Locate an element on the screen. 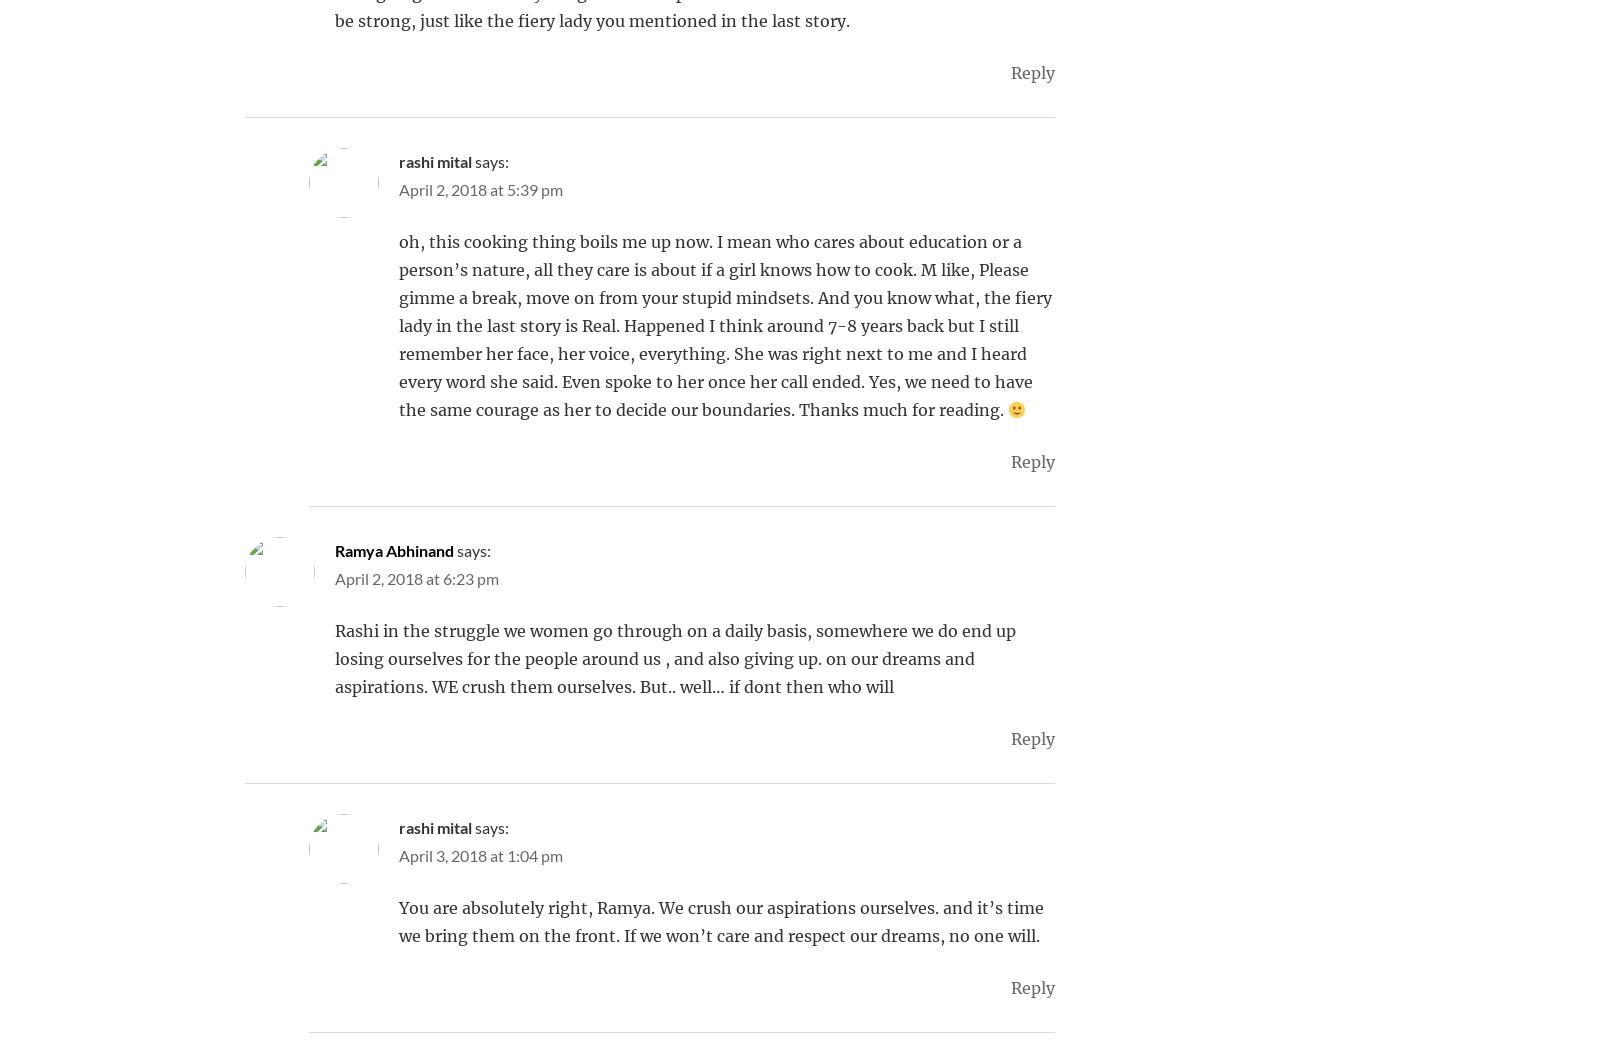 The width and height of the screenshot is (1600, 1059). 'April 2, 2018 at 6:23 pm' is located at coordinates (335, 577).